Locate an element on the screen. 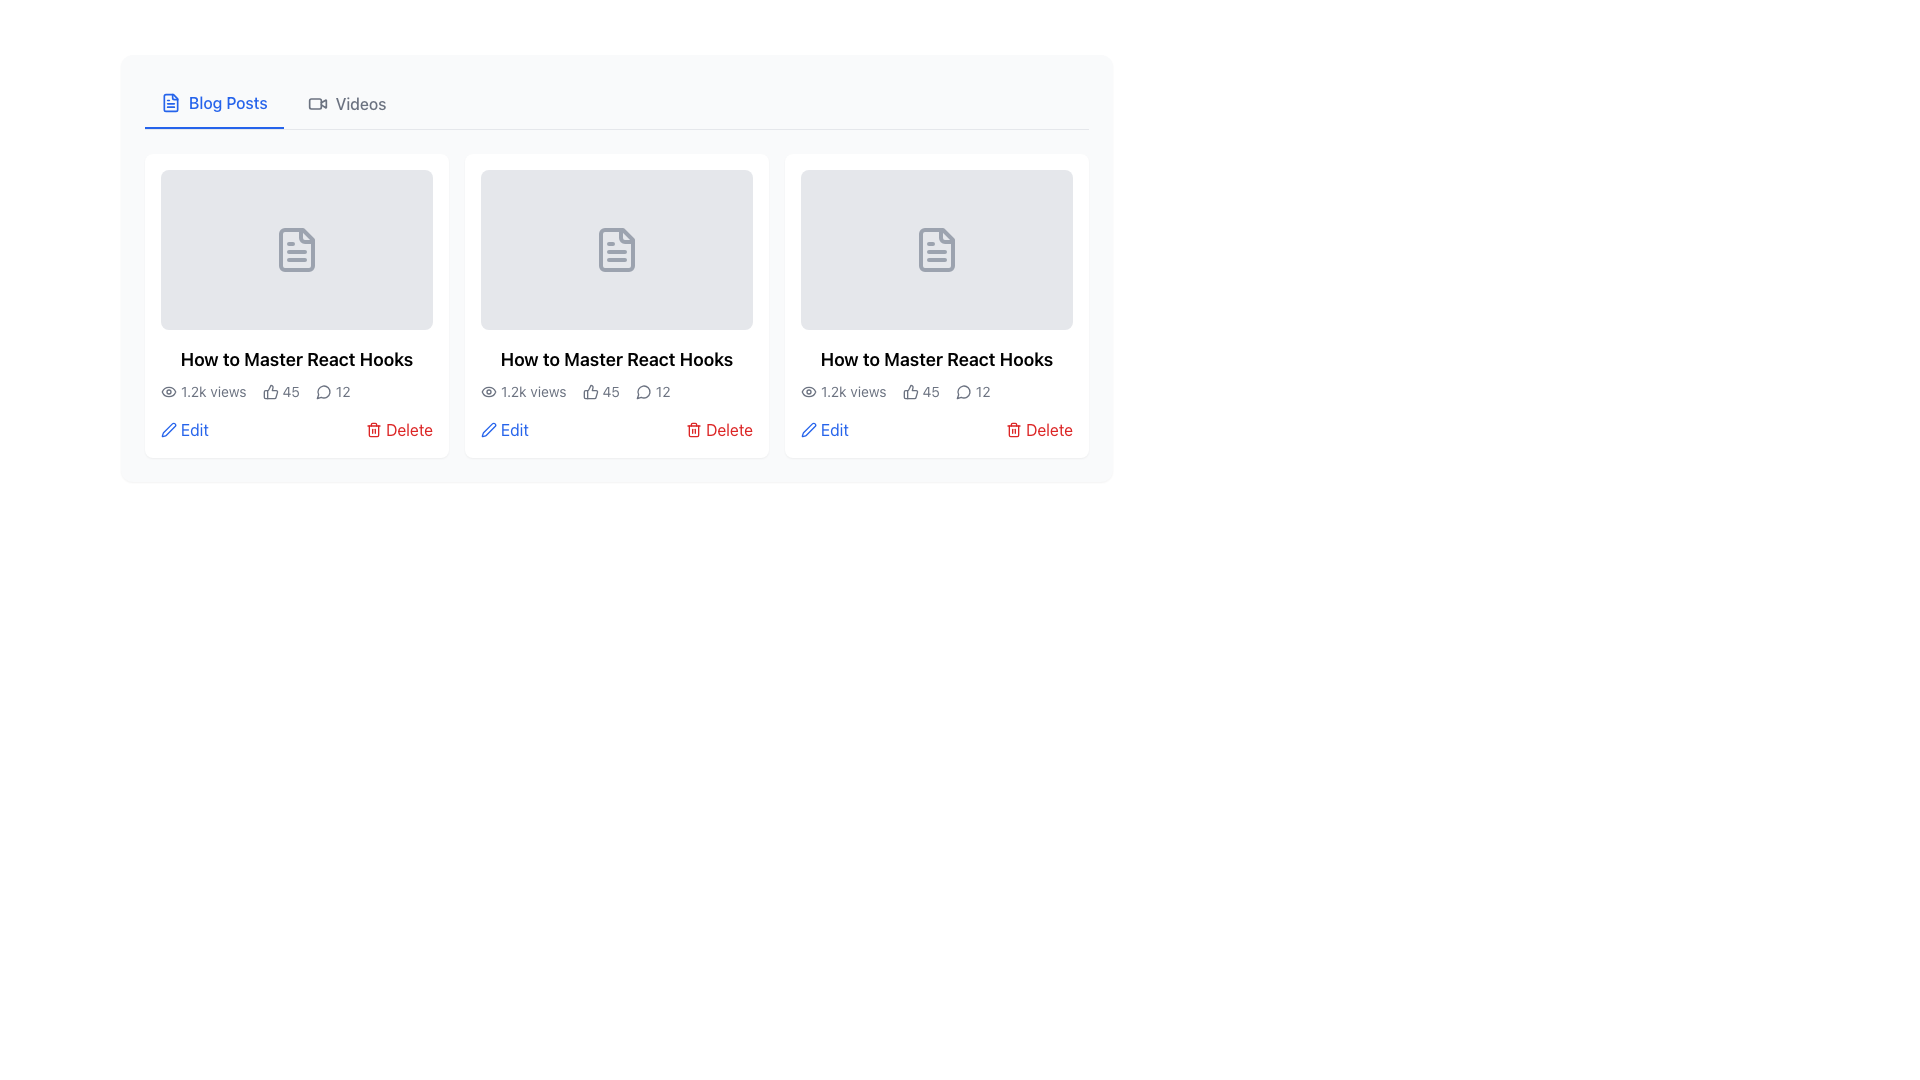 The width and height of the screenshot is (1920, 1080). the main file representation icon located in the second card of a horizontal layout, which is part of an icon resembling a document or a file is located at coordinates (935, 249).